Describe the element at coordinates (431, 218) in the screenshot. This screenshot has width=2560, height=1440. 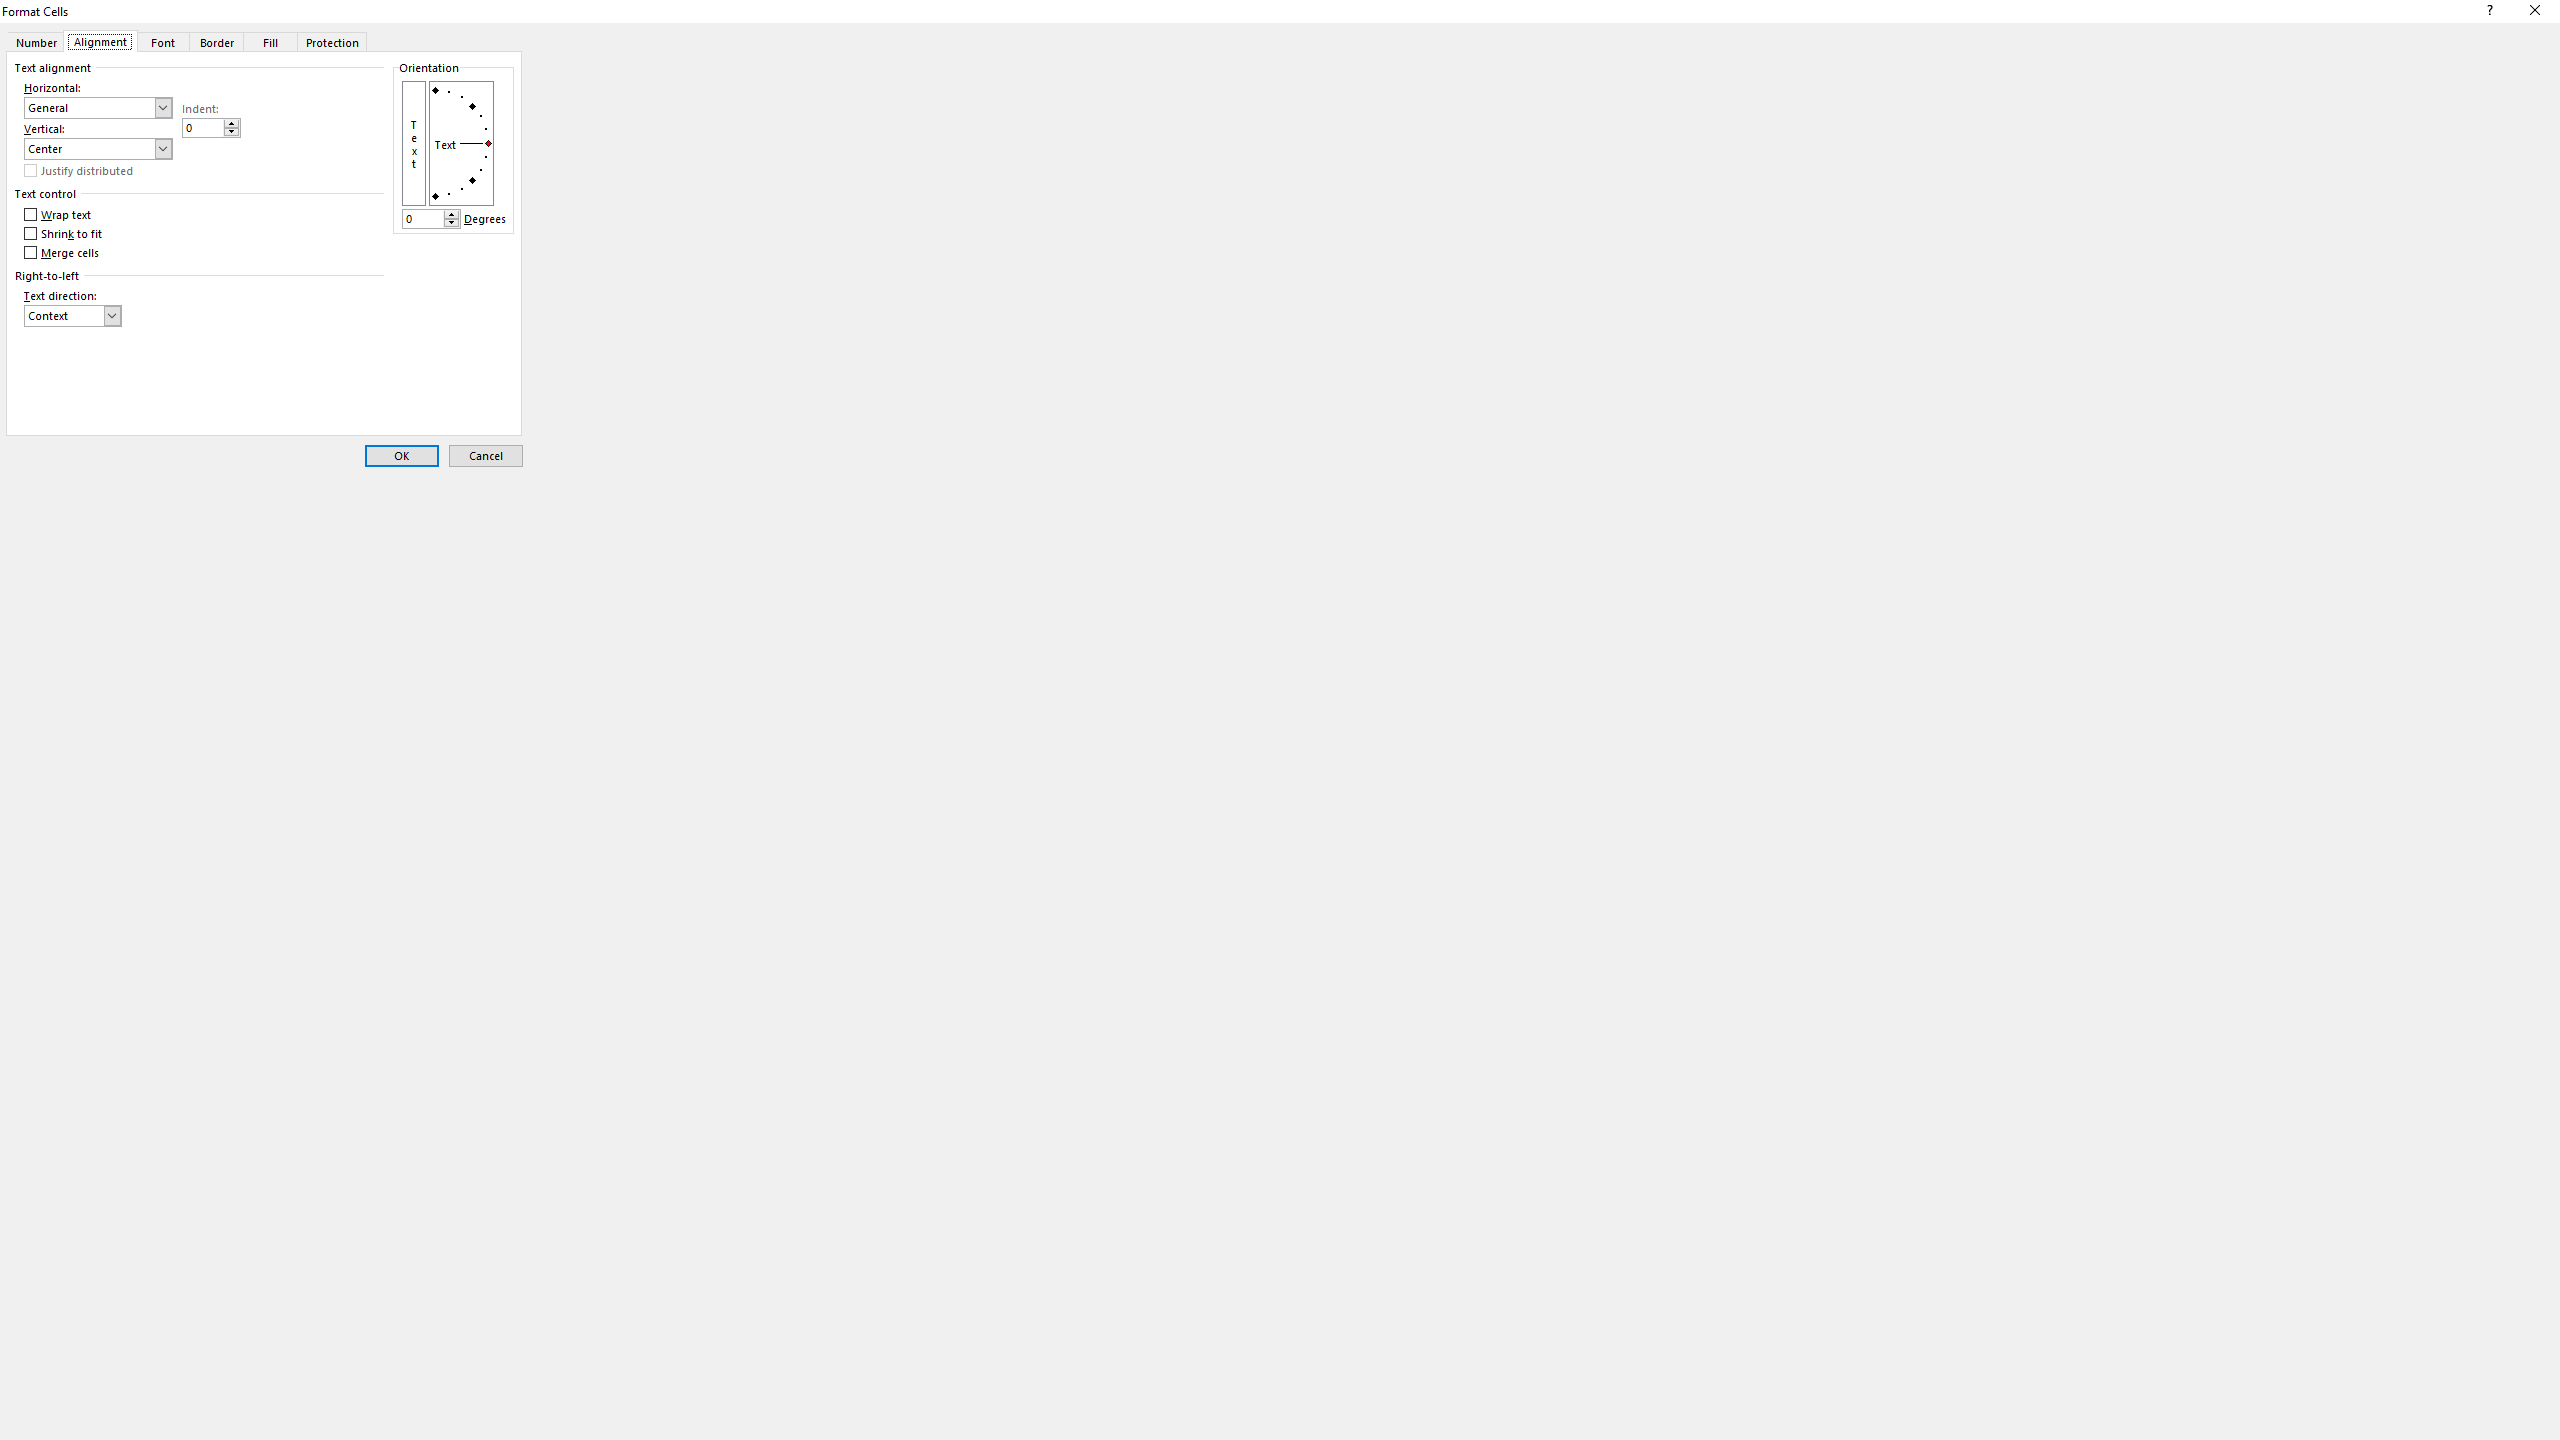
I see `'Degrees'` at that location.